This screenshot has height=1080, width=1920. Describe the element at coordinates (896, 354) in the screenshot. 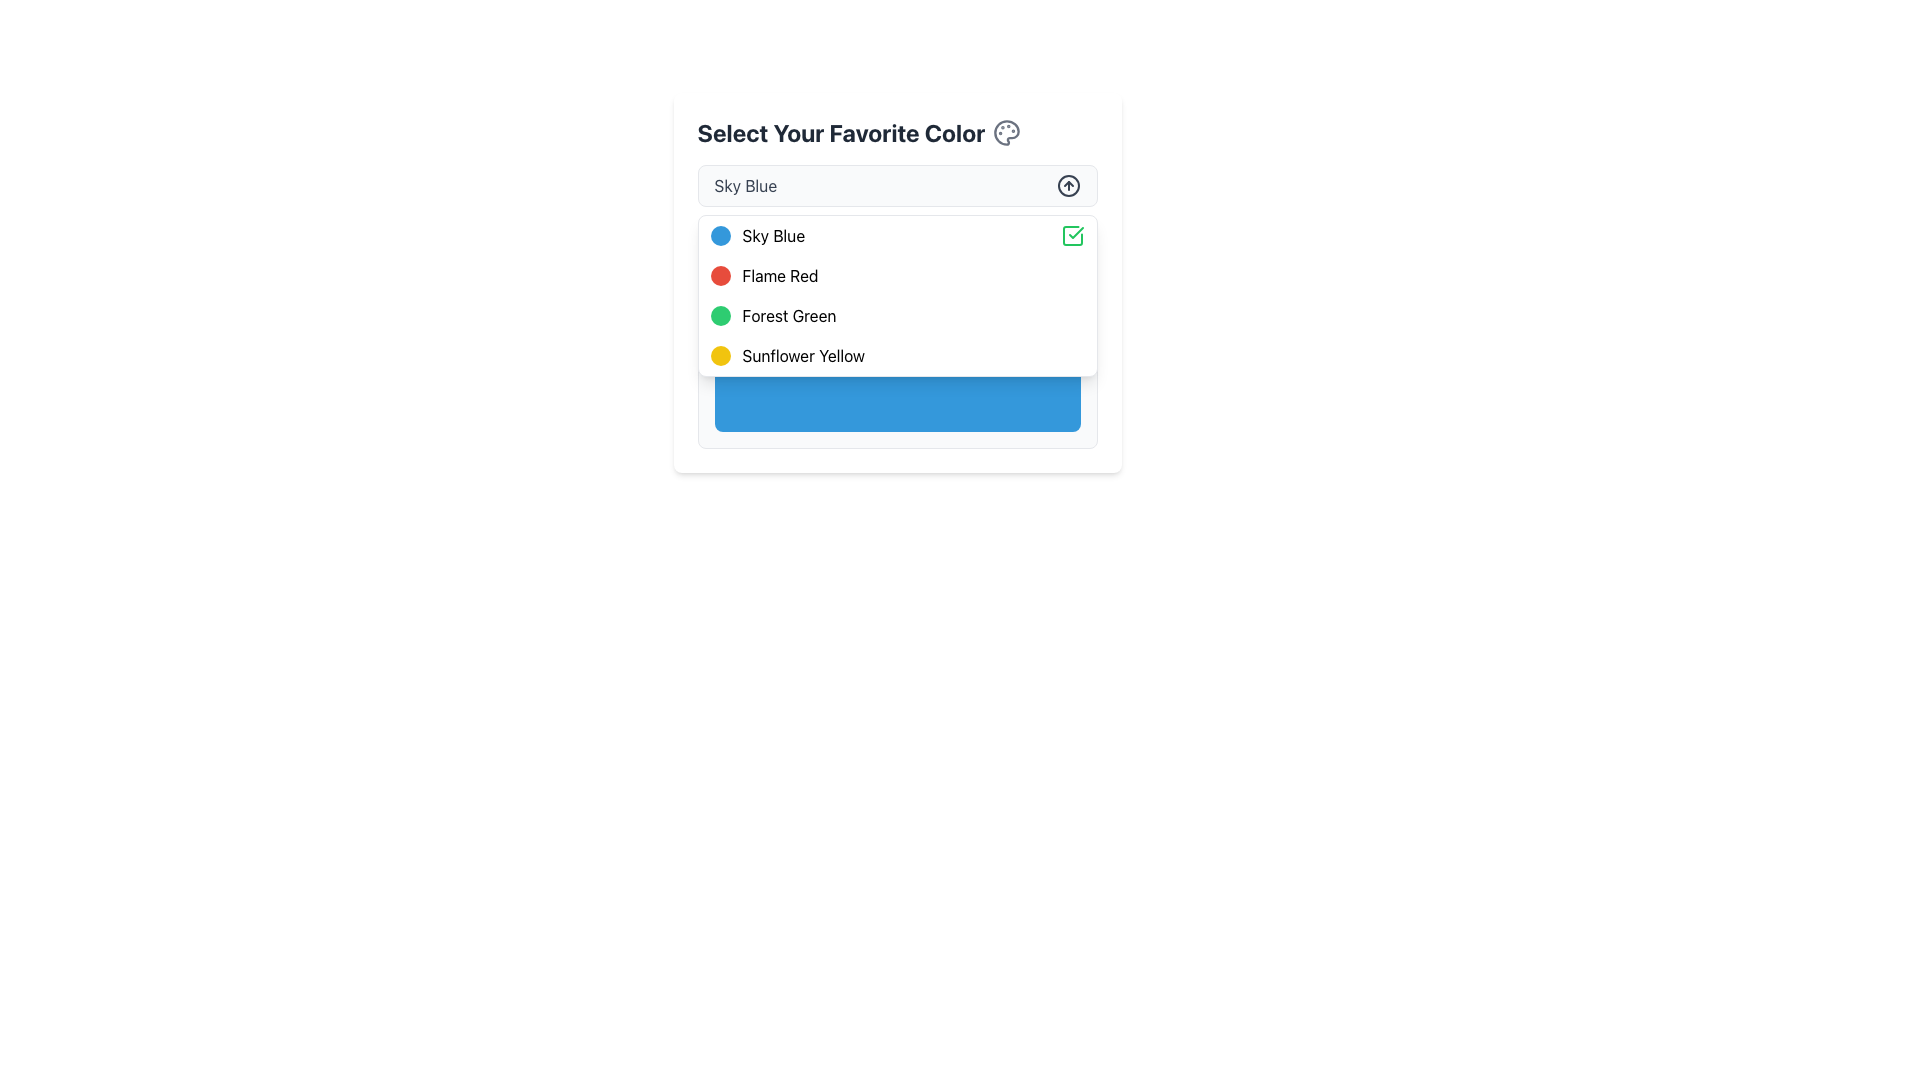

I see `the list item labeled 'Sunflower Yellow' in the dropdown menu` at that location.